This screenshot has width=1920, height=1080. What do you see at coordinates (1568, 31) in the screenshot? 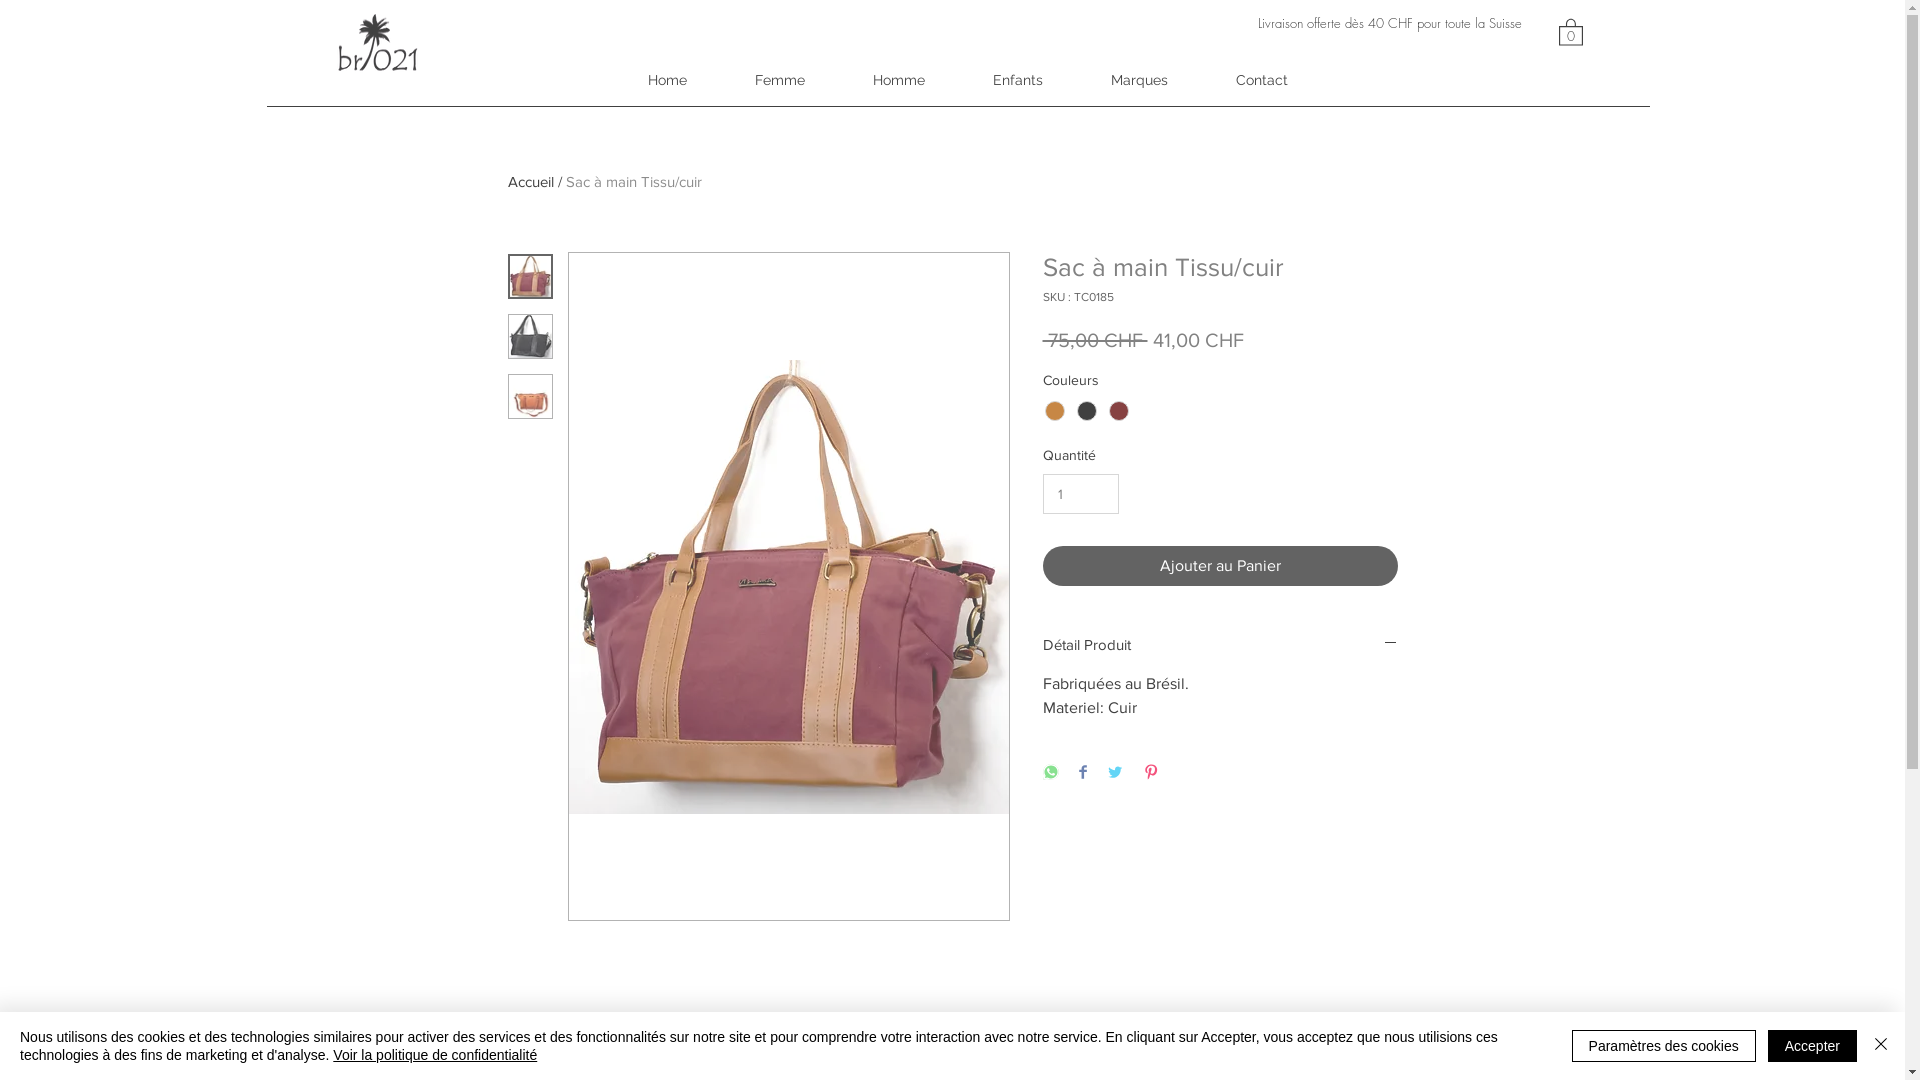
I see `'0'` at bounding box center [1568, 31].